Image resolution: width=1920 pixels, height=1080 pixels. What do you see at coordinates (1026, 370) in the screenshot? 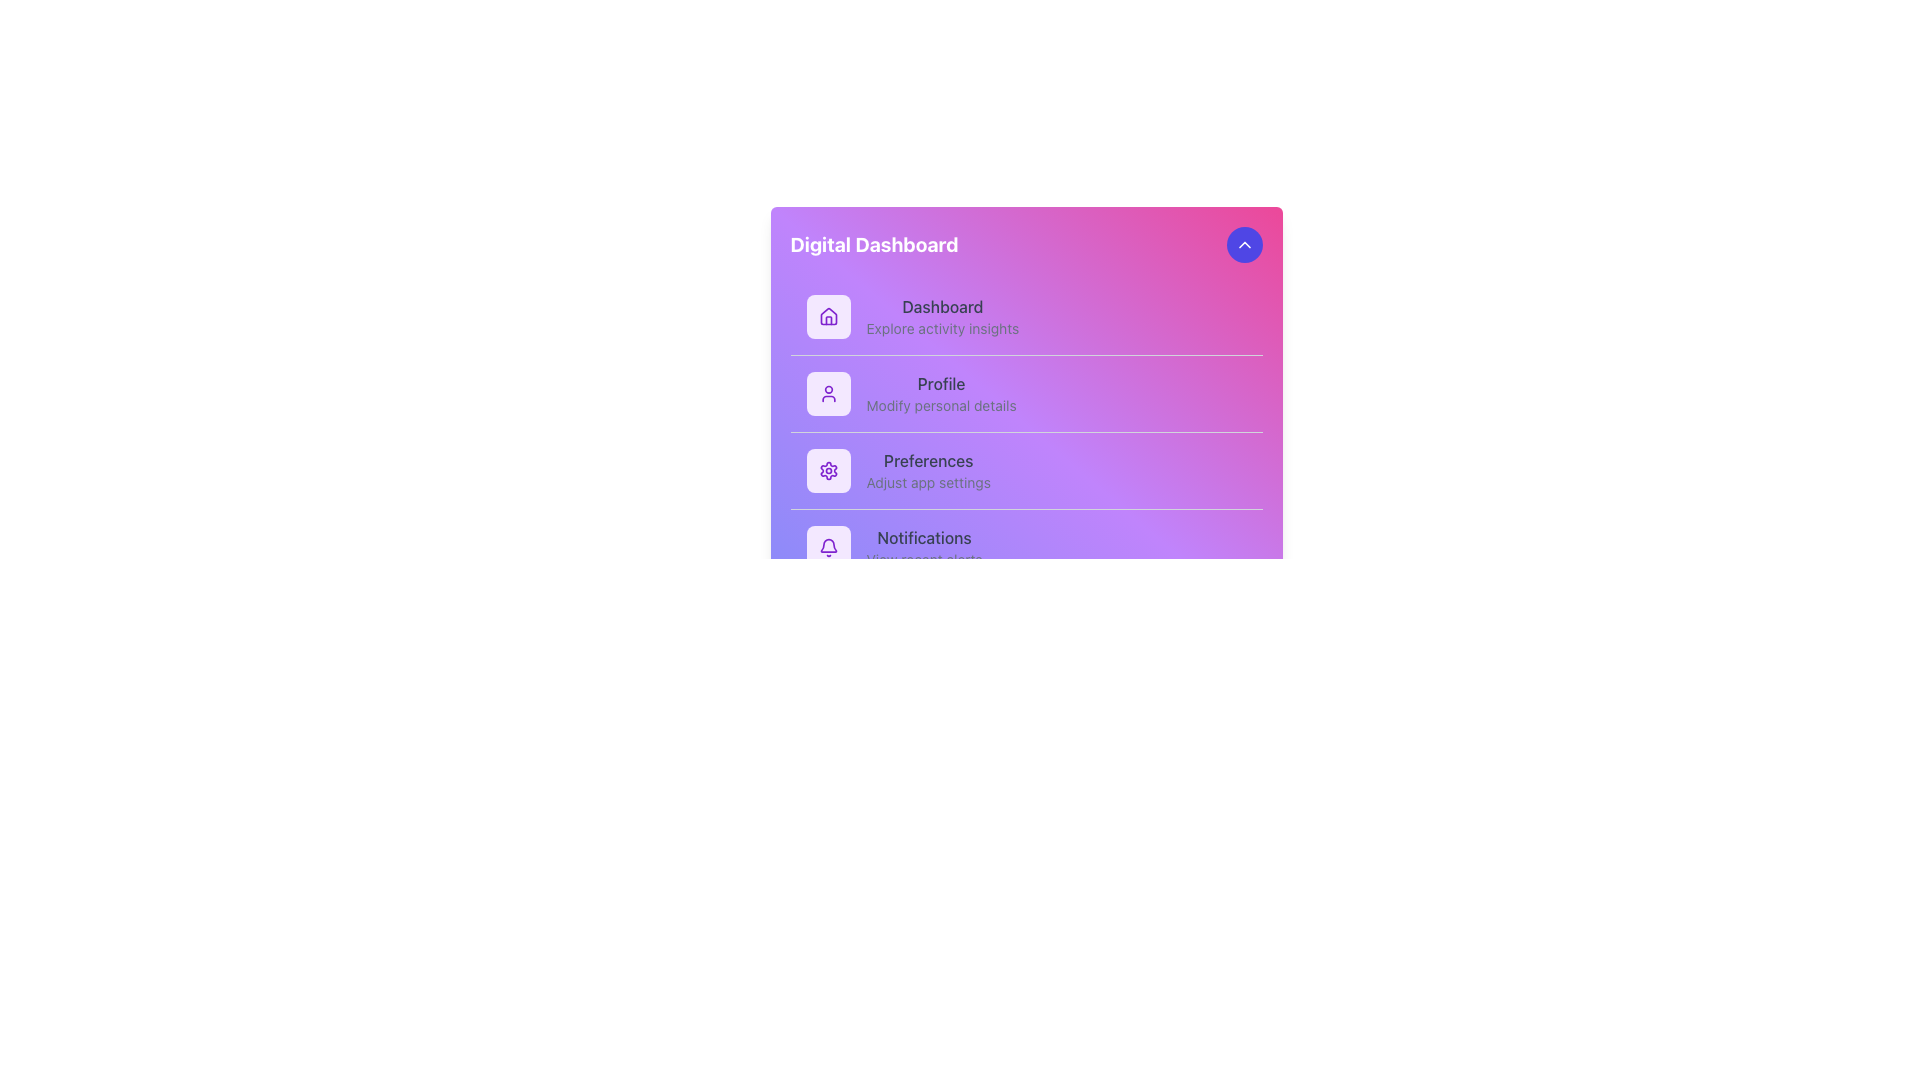
I see `the Navigation Link with a purple gradient background that contains items like 'Dashboard', 'Profile', 'Preferences', and 'Notifications'` at bounding box center [1026, 370].